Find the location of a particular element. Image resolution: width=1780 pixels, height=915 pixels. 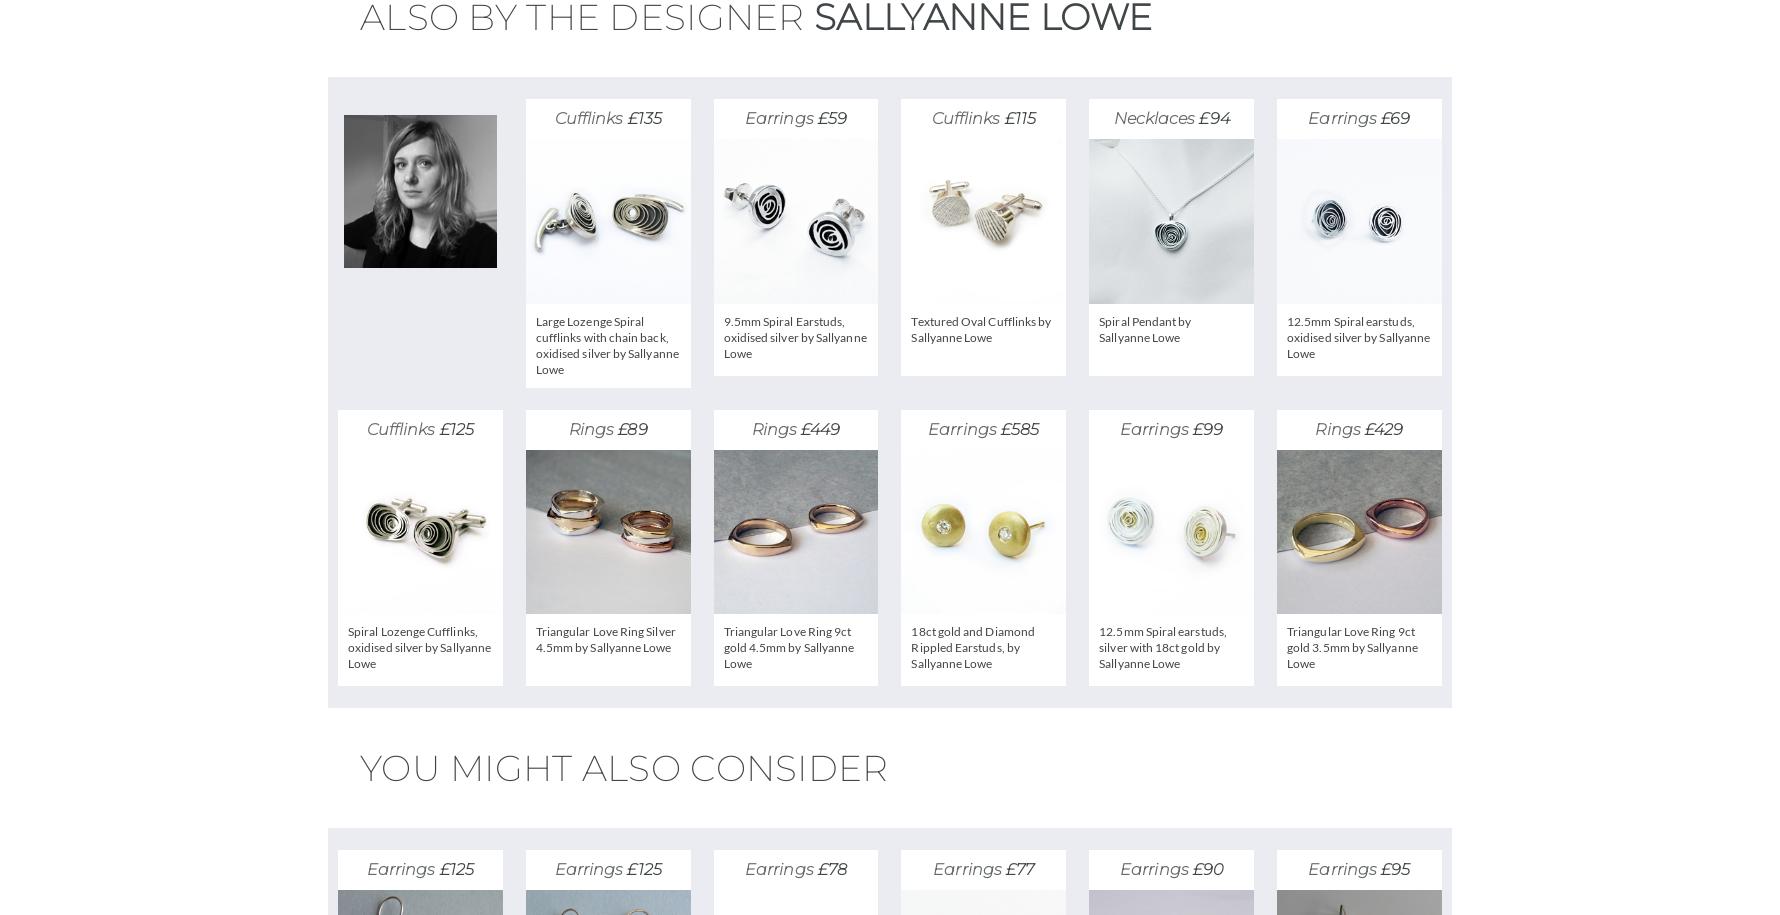

'£59' is located at coordinates (830, 117).